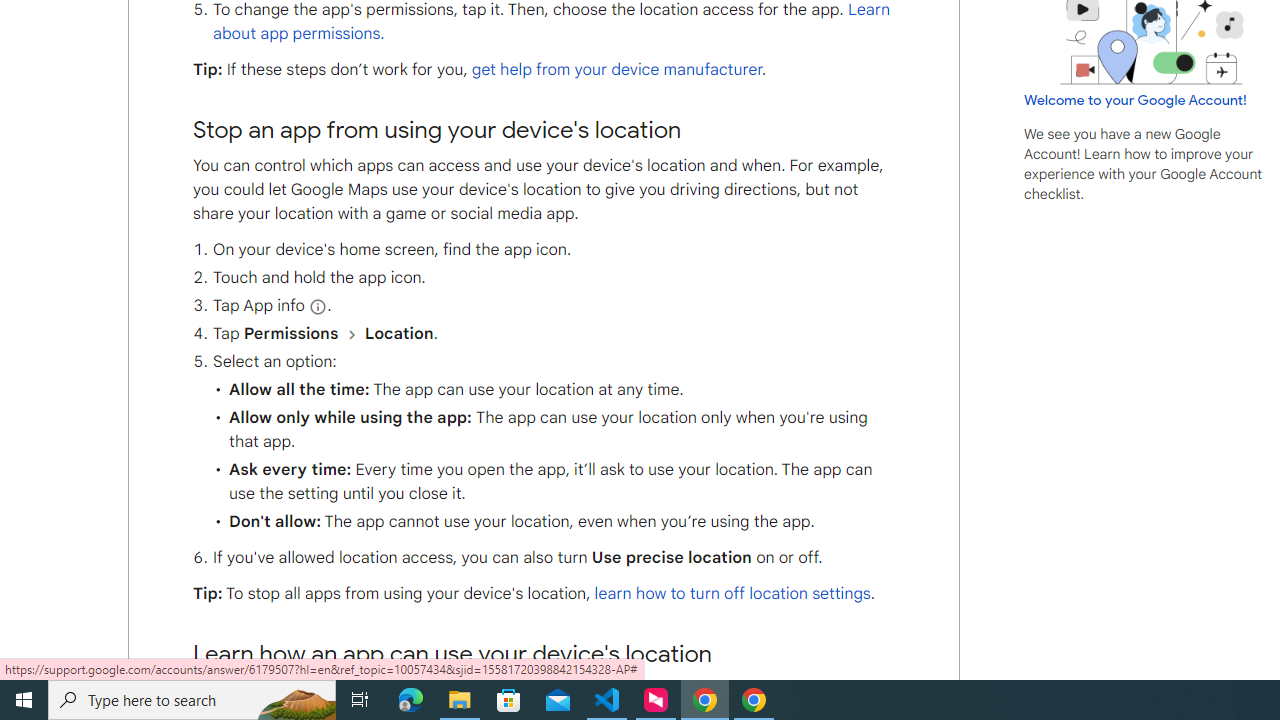  Describe the element at coordinates (551, 21) in the screenshot. I see `'Learn about app permissions.'` at that location.